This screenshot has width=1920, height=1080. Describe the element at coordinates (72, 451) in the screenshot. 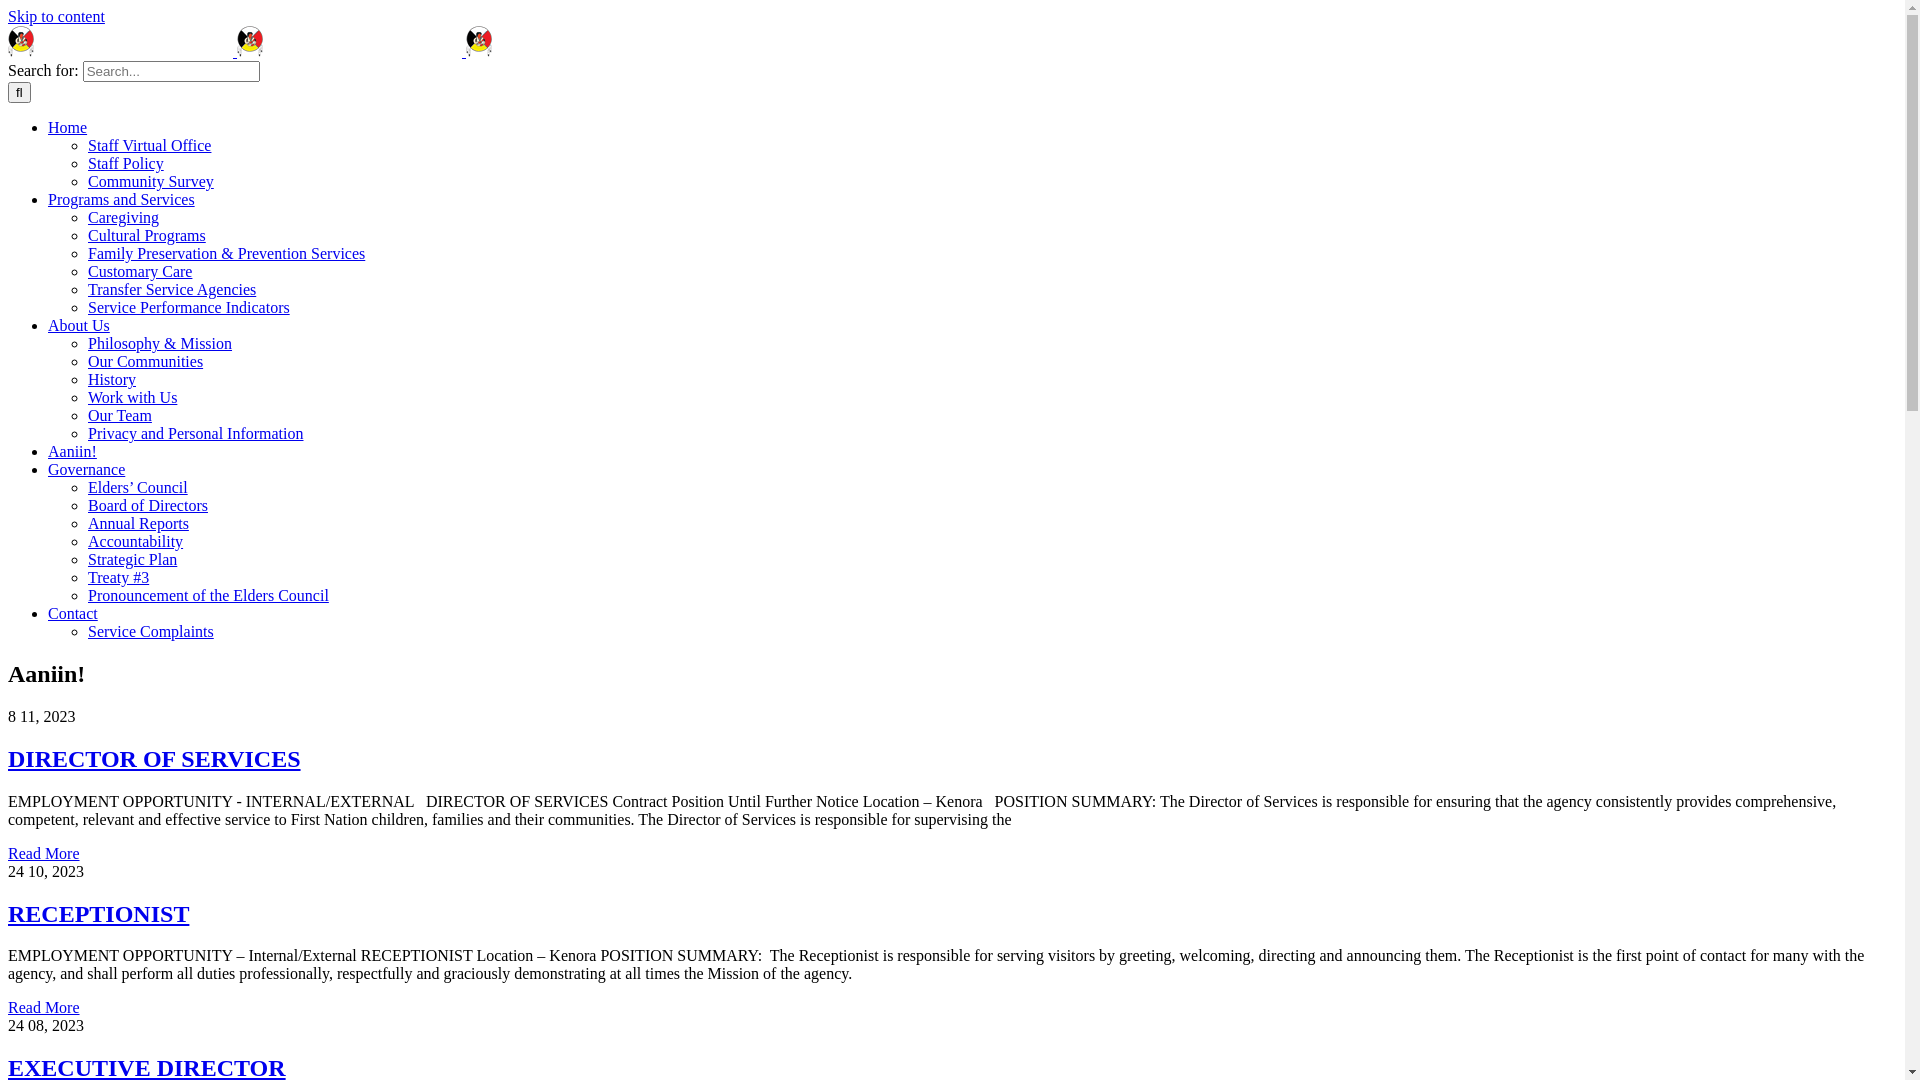

I see `'Aaniin!'` at that location.